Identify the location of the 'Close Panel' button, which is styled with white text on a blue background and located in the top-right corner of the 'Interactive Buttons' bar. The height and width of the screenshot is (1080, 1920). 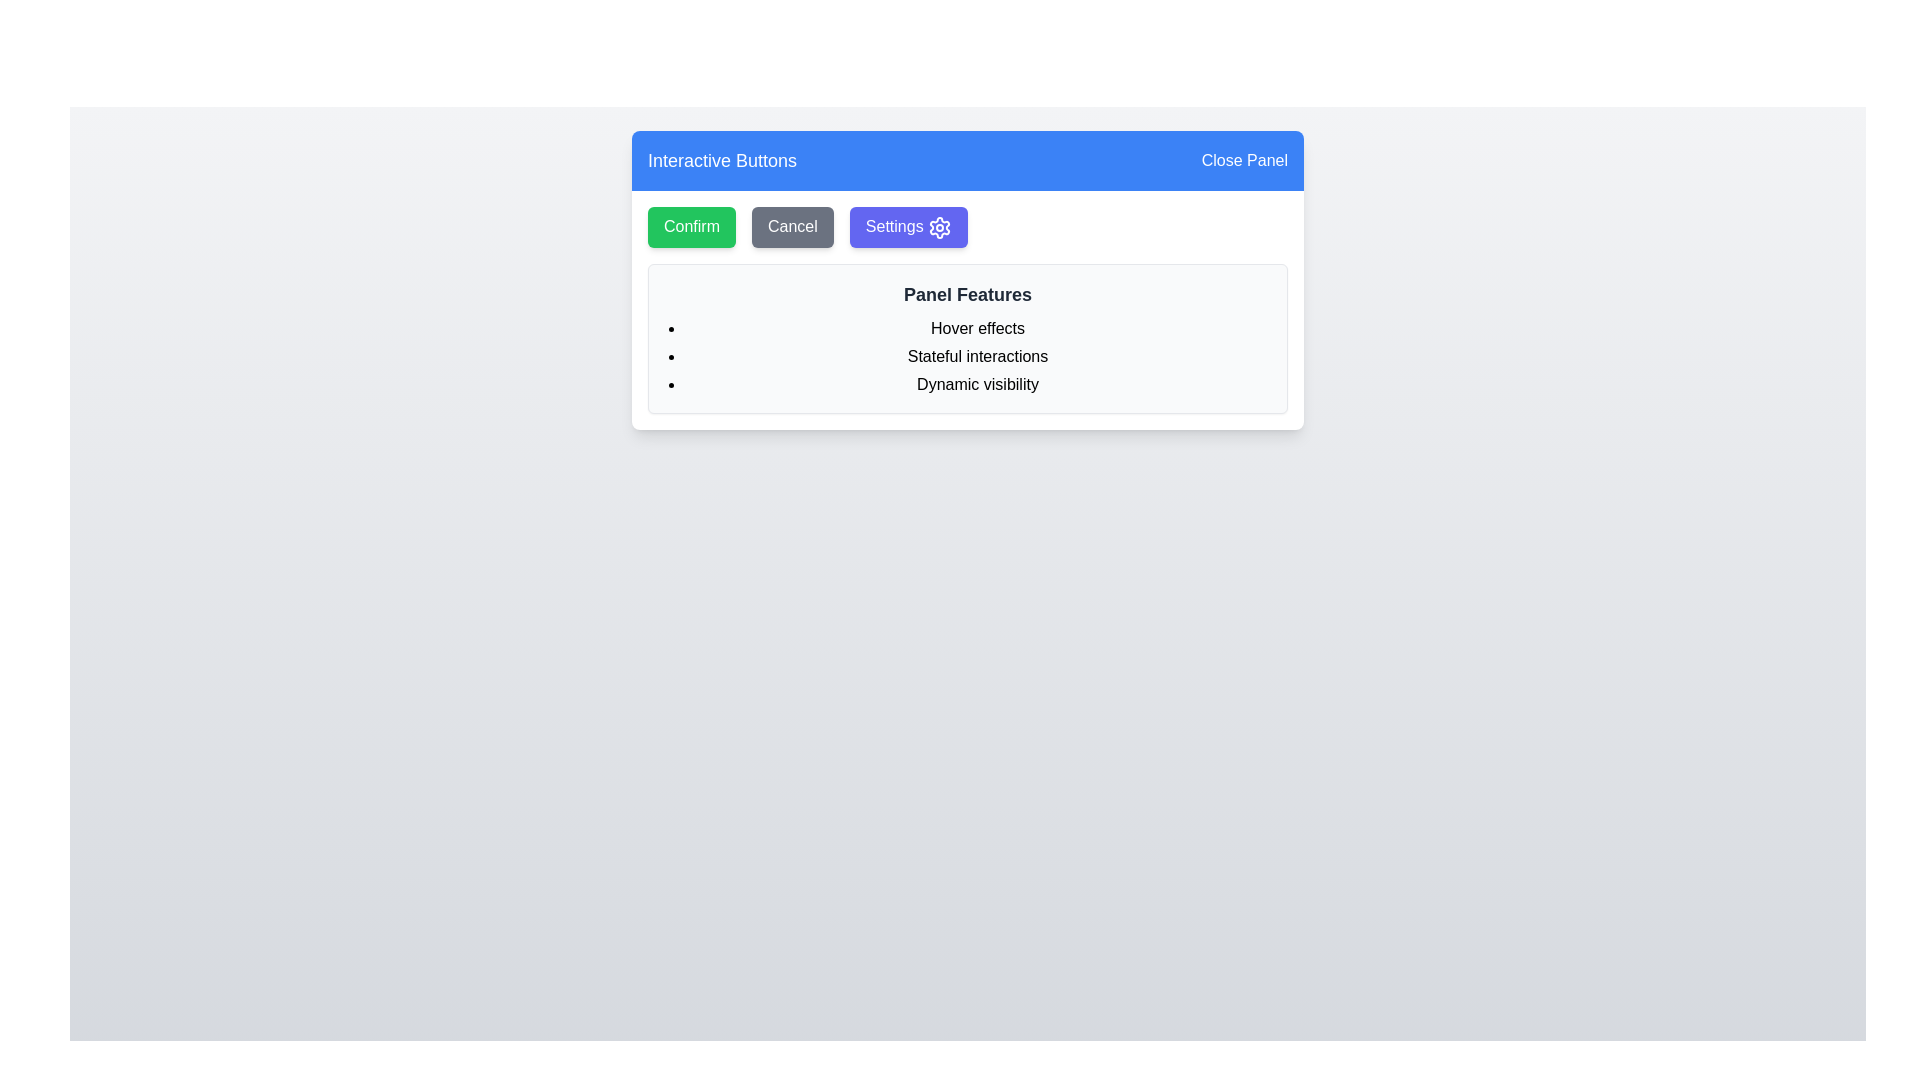
(1243, 160).